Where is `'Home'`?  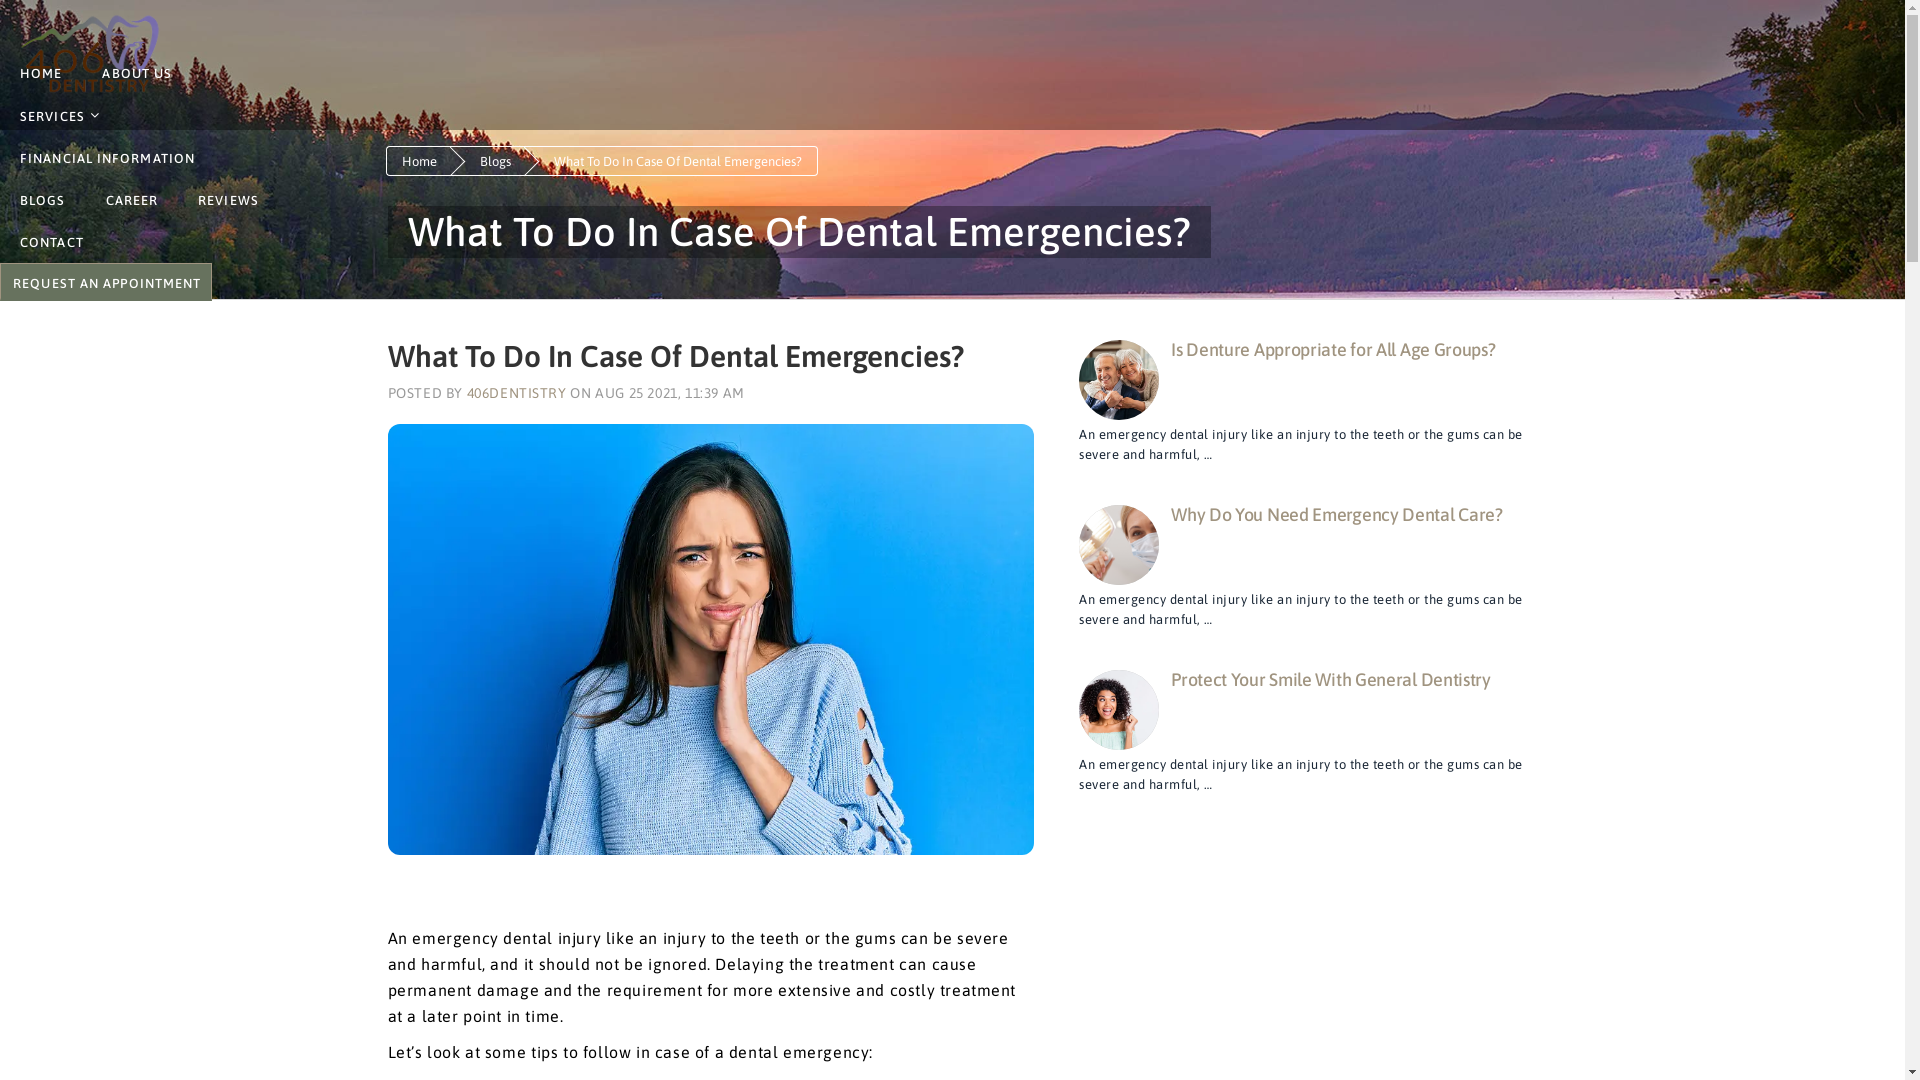 'Home' is located at coordinates (418, 160).